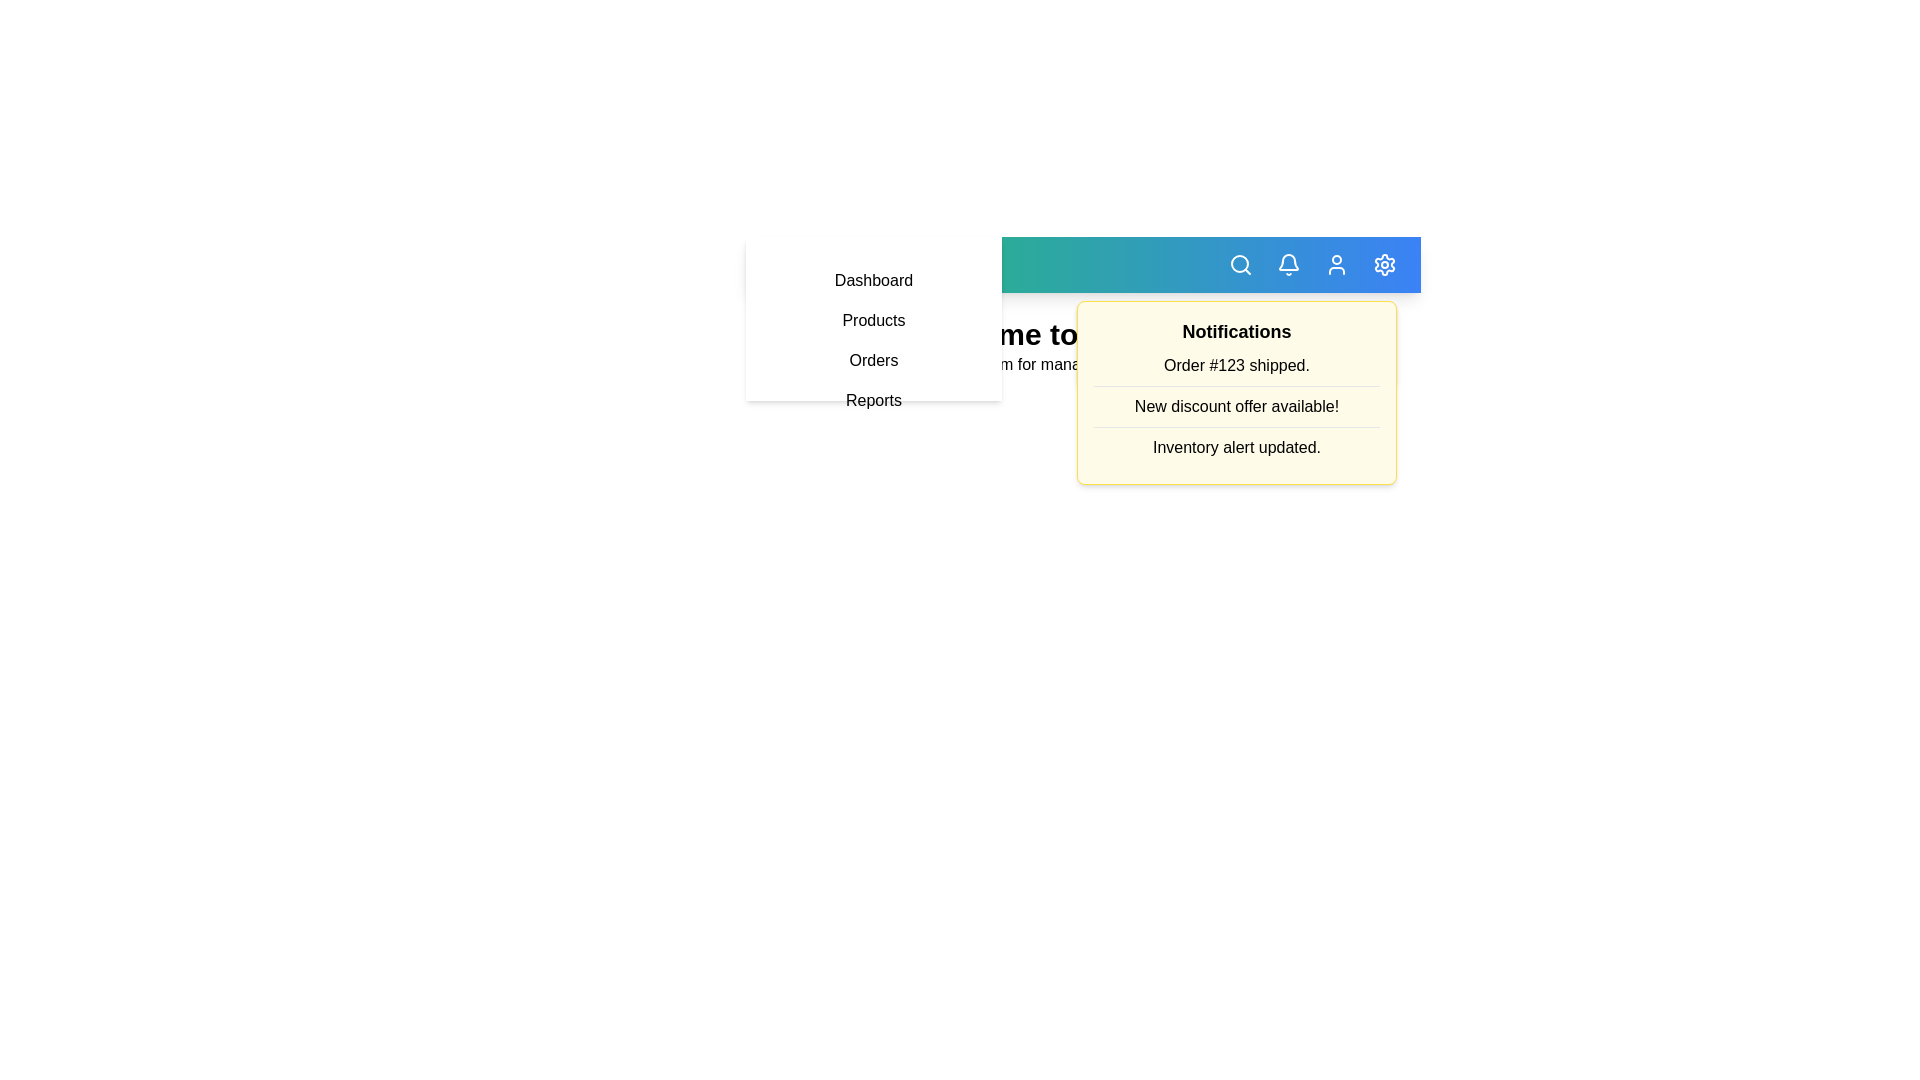 This screenshot has height=1080, width=1920. What do you see at coordinates (873, 339) in the screenshot?
I see `the 'Products' menu item located in the left sidebar` at bounding box center [873, 339].